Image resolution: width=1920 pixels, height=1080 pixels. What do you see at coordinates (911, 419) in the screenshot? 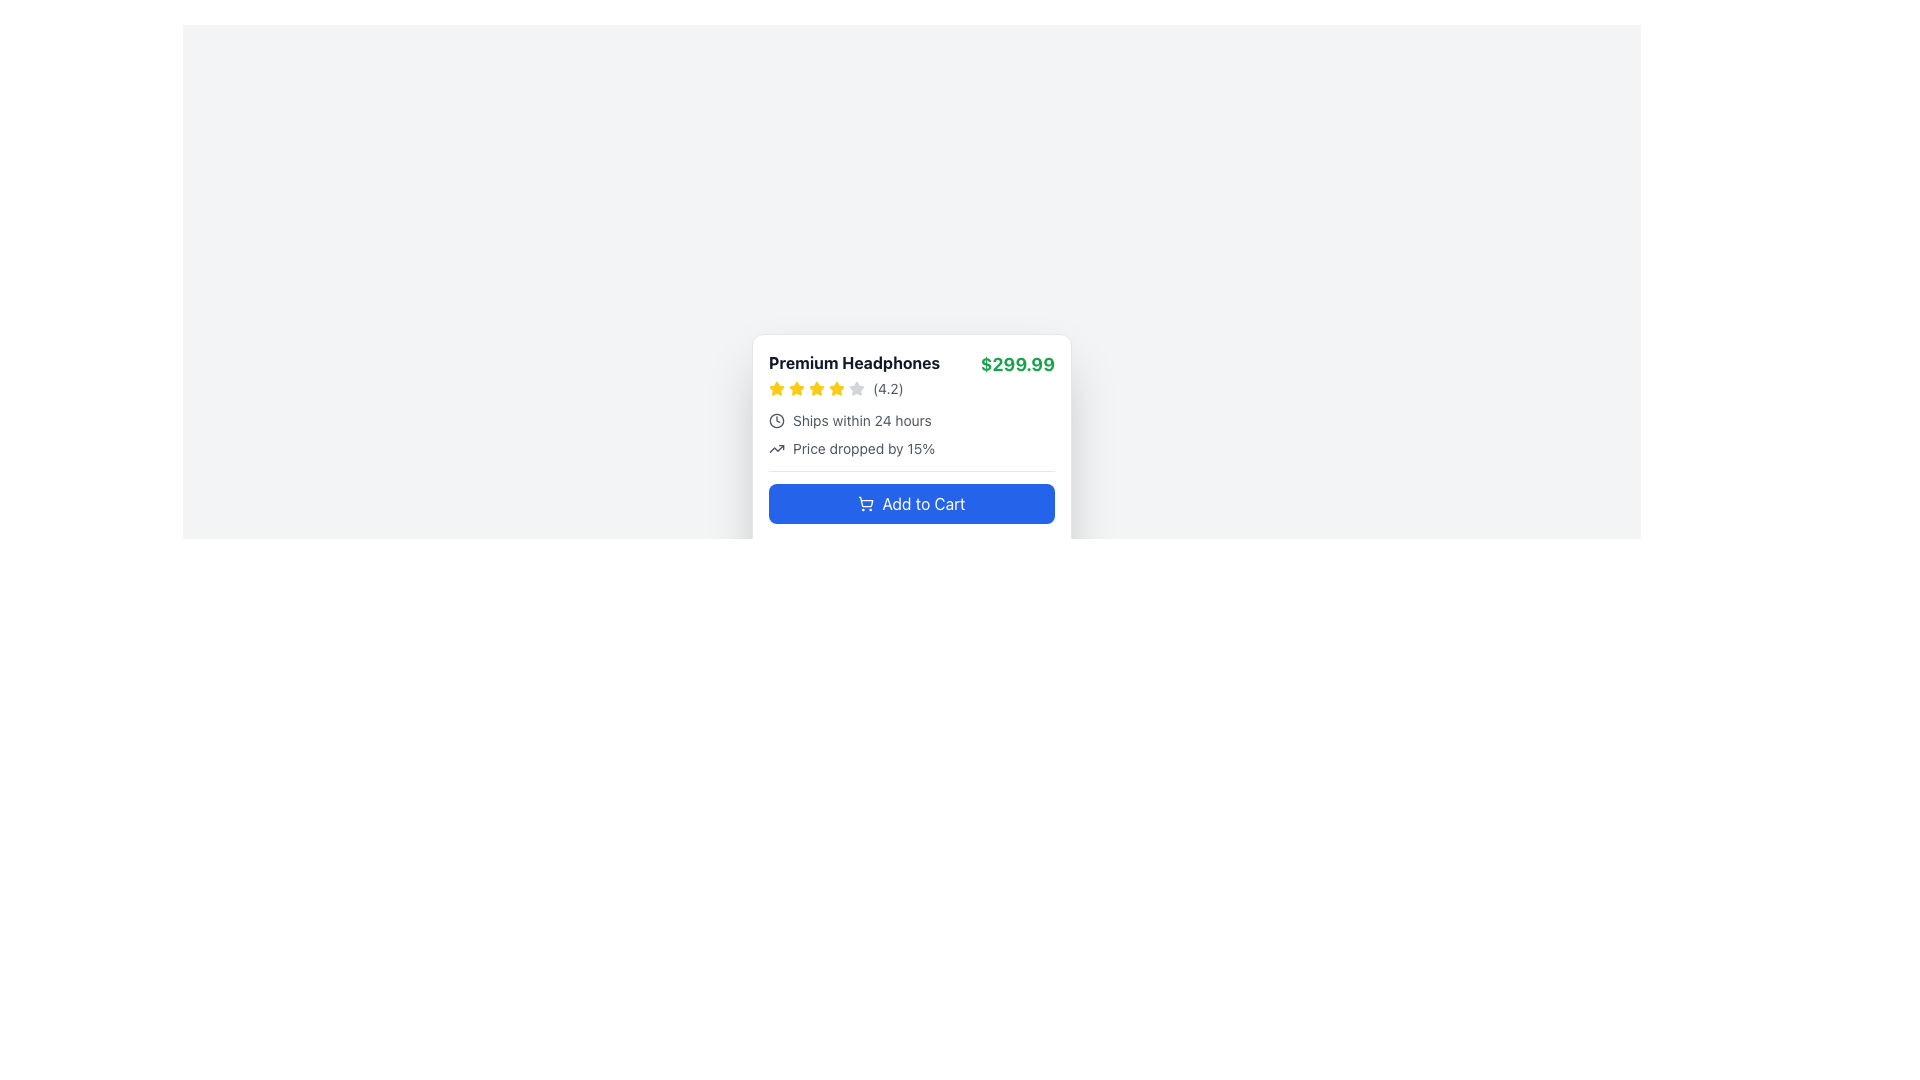
I see `the informational text 'Ships within 24 hours' with the accompanying clock icon to potentially reveal additional details or a tooltip` at bounding box center [911, 419].